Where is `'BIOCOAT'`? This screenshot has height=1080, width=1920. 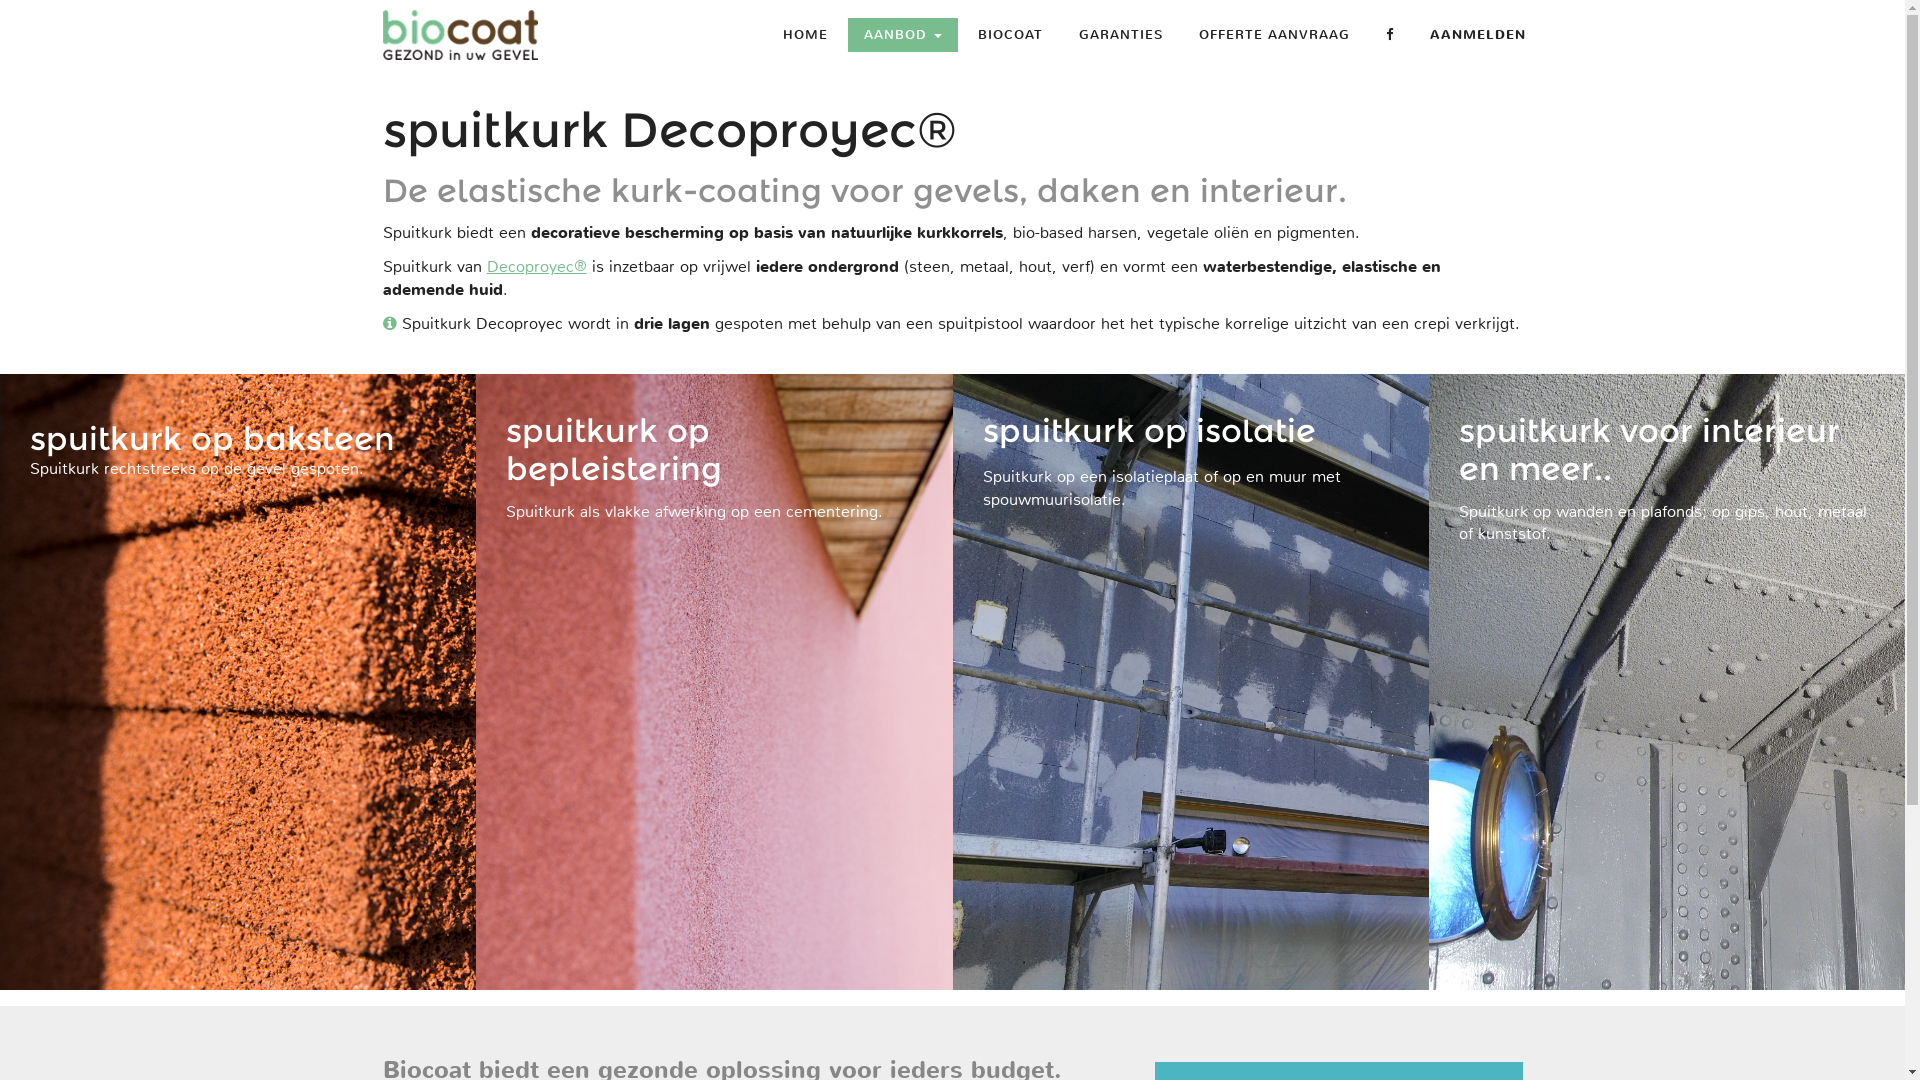 'BIOCOAT' is located at coordinates (1010, 34).